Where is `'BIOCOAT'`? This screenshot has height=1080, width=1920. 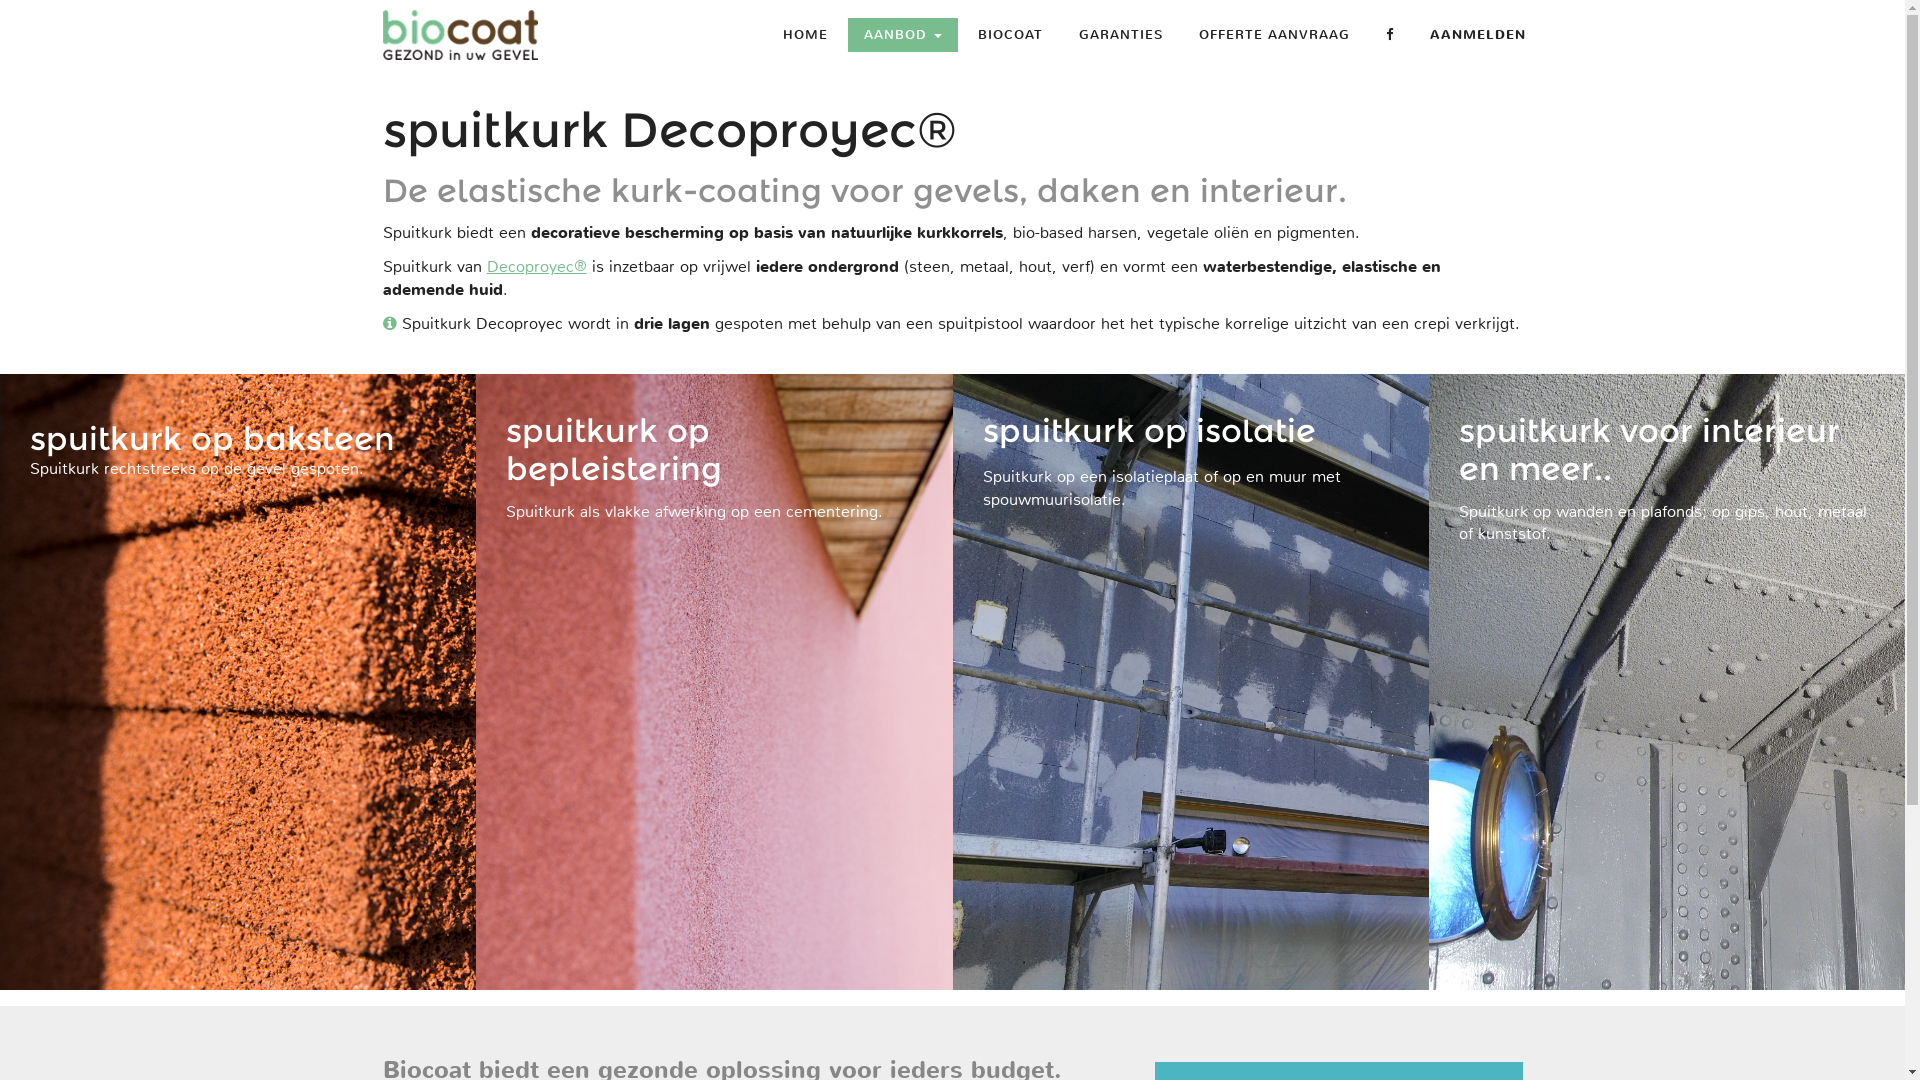 'BIOCOAT' is located at coordinates (1010, 34).